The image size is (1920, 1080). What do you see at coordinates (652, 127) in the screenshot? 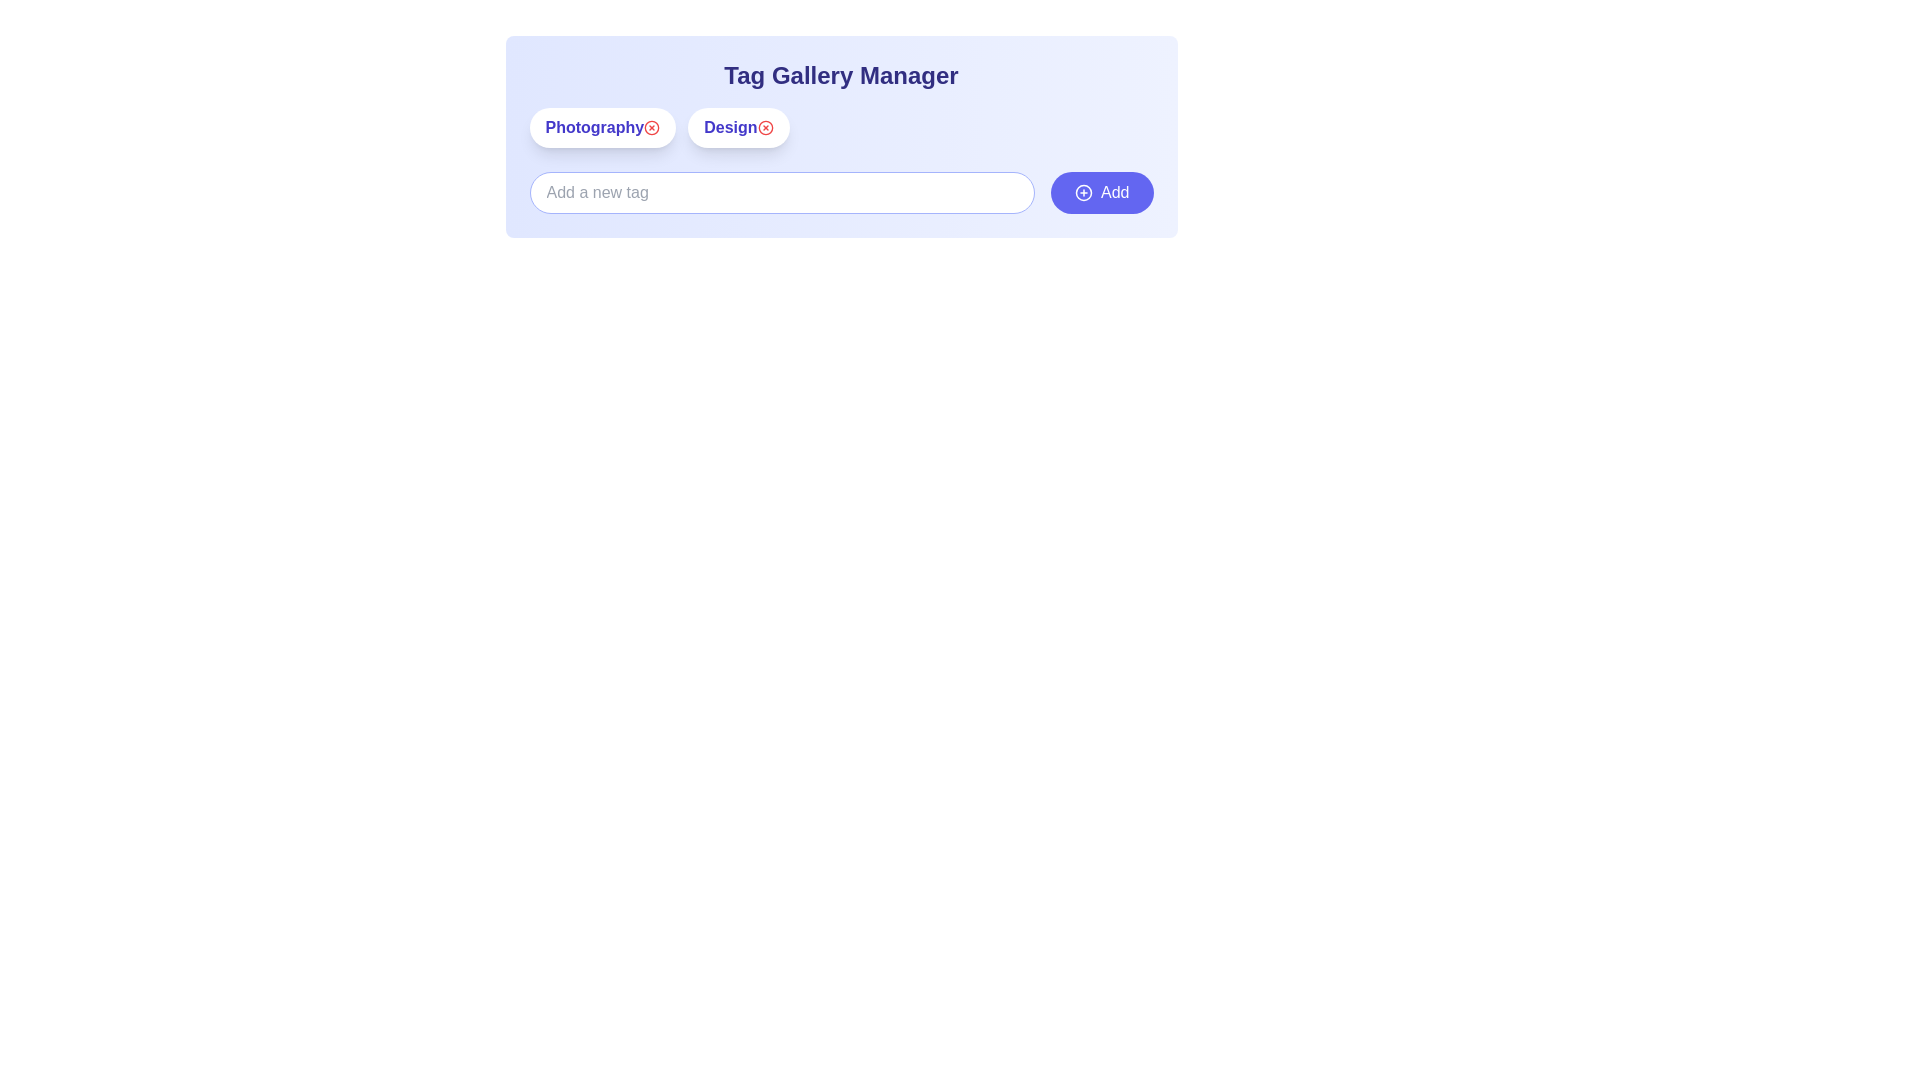
I see `the delete button located to the right of the 'Photography' label` at bounding box center [652, 127].